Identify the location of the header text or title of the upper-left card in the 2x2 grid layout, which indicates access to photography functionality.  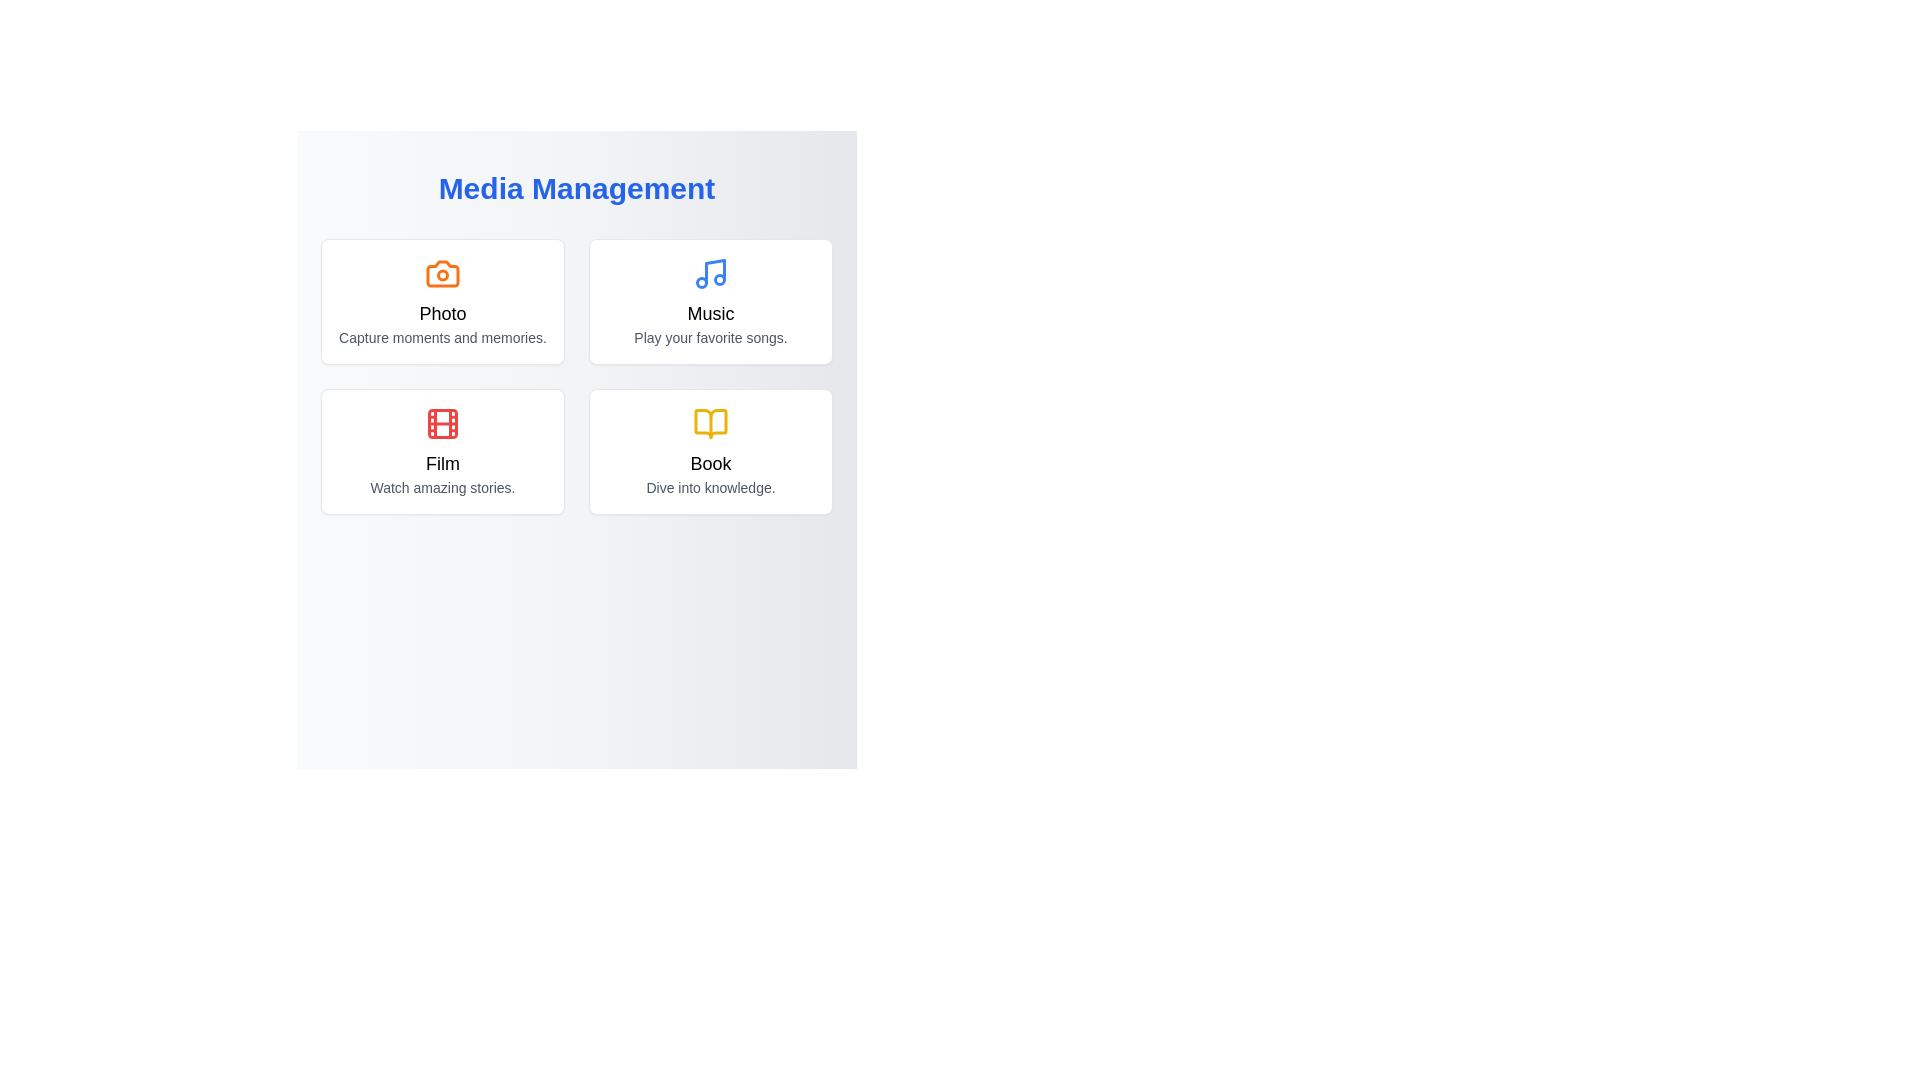
(441, 313).